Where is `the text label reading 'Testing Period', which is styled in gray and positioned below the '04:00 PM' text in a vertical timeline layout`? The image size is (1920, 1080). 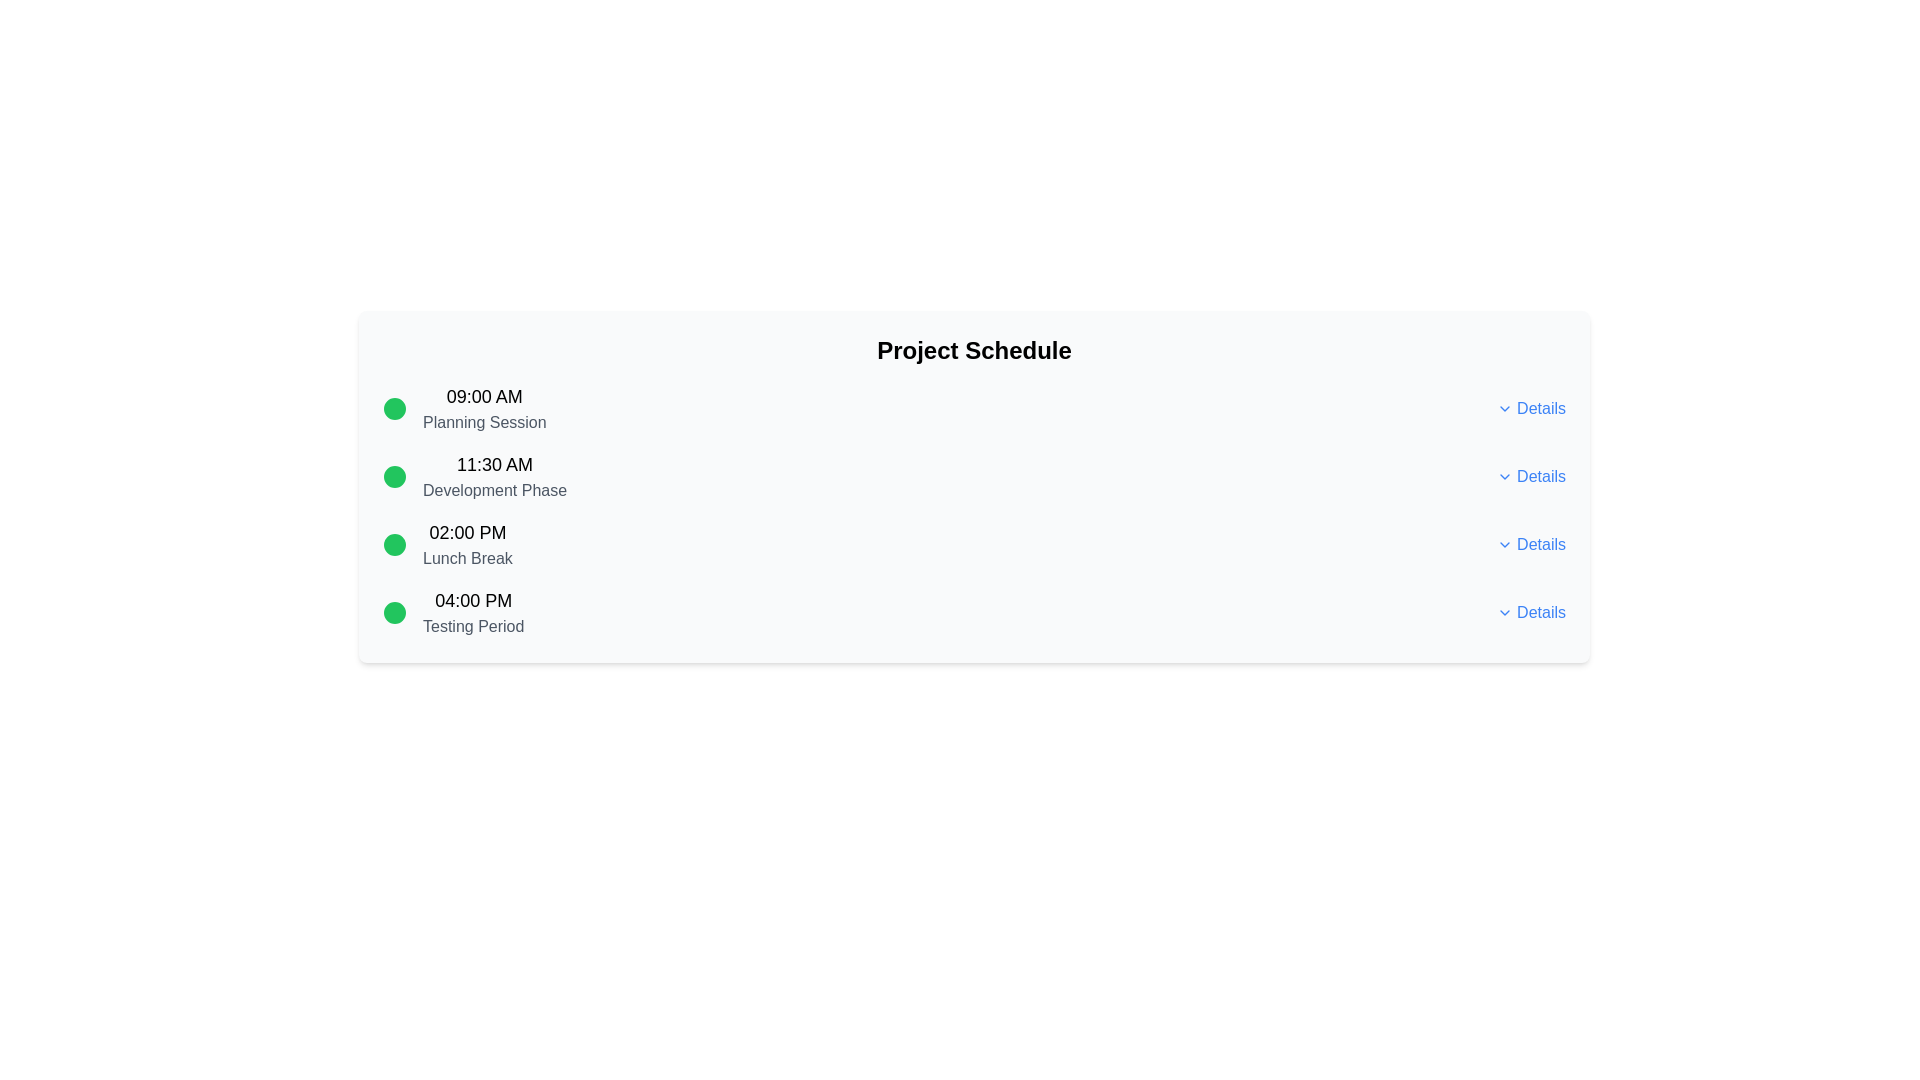 the text label reading 'Testing Period', which is styled in gray and positioned below the '04:00 PM' text in a vertical timeline layout is located at coordinates (472, 626).